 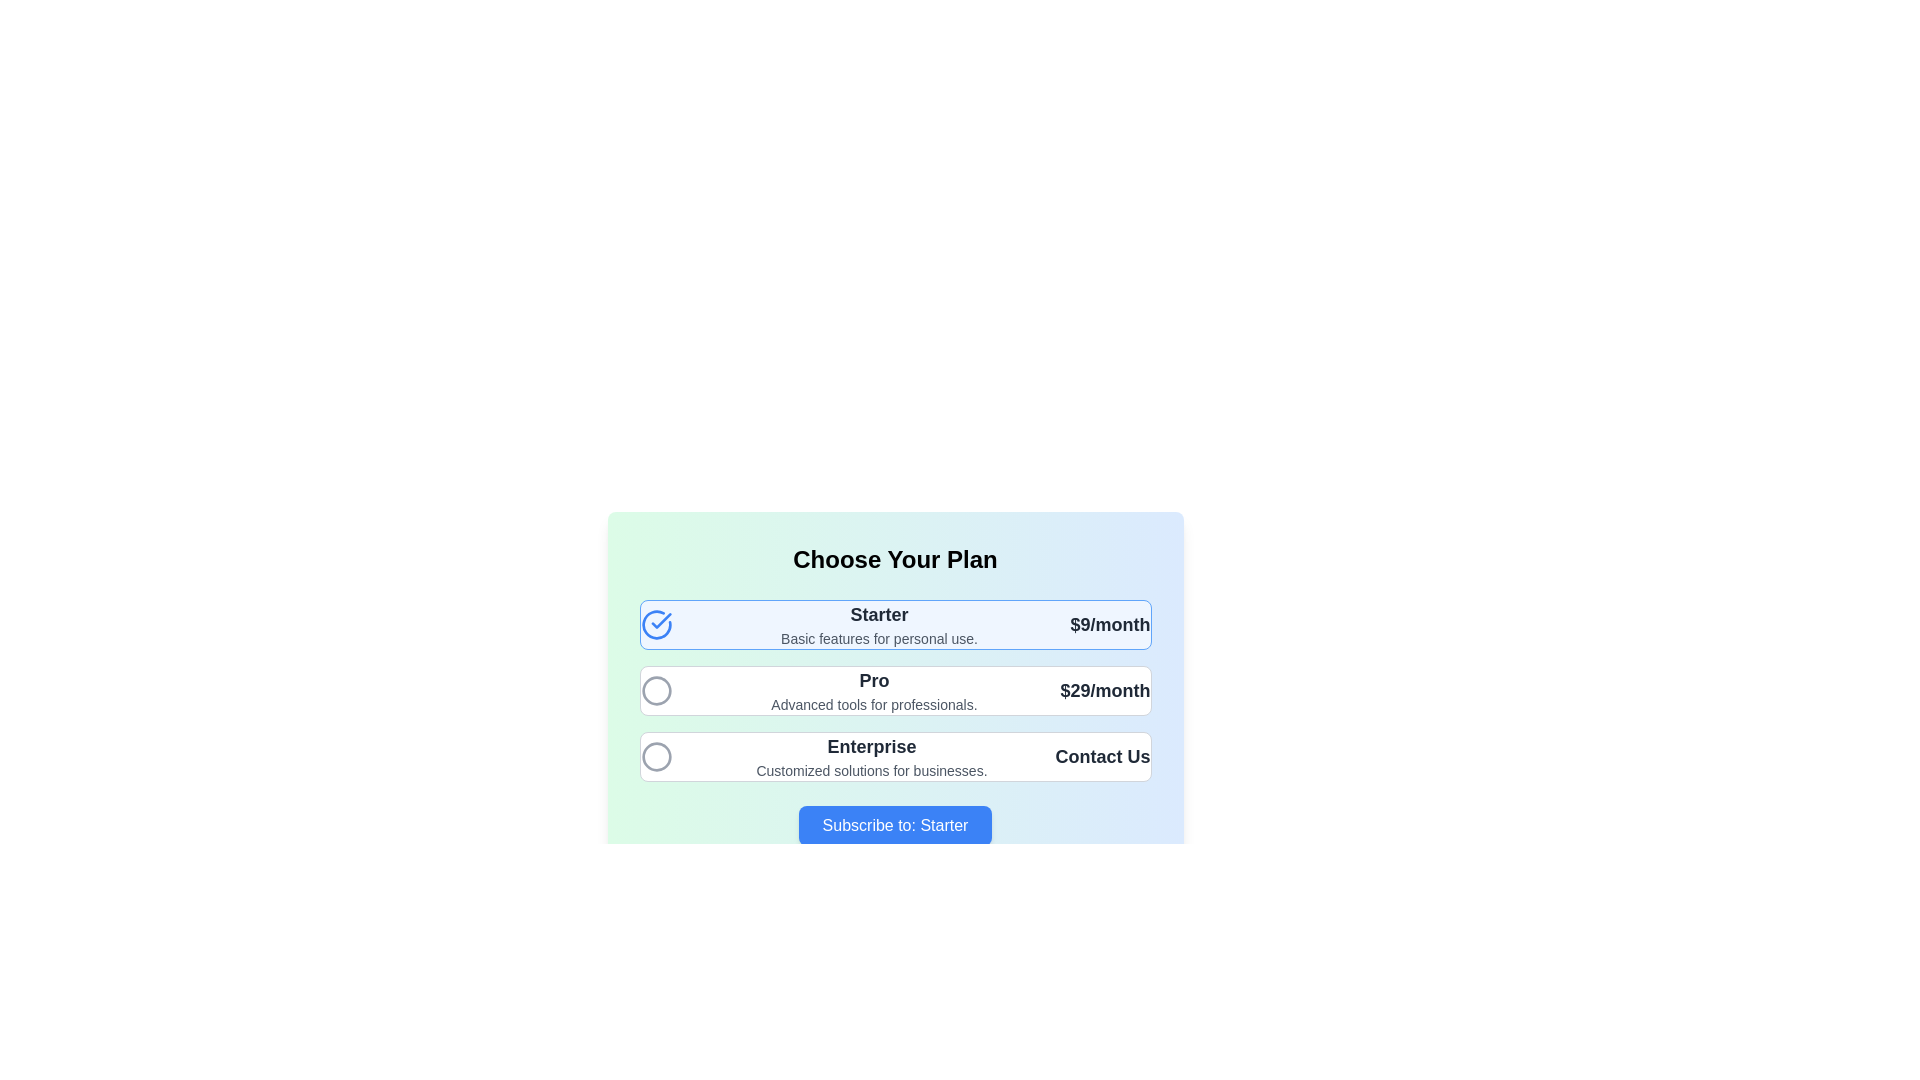 What do you see at coordinates (1102, 756) in the screenshot?
I see `the text label in the 'Enterprise' plan section, which prompts users to contact the provider about the Enterprise plan` at bounding box center [1102, 756].